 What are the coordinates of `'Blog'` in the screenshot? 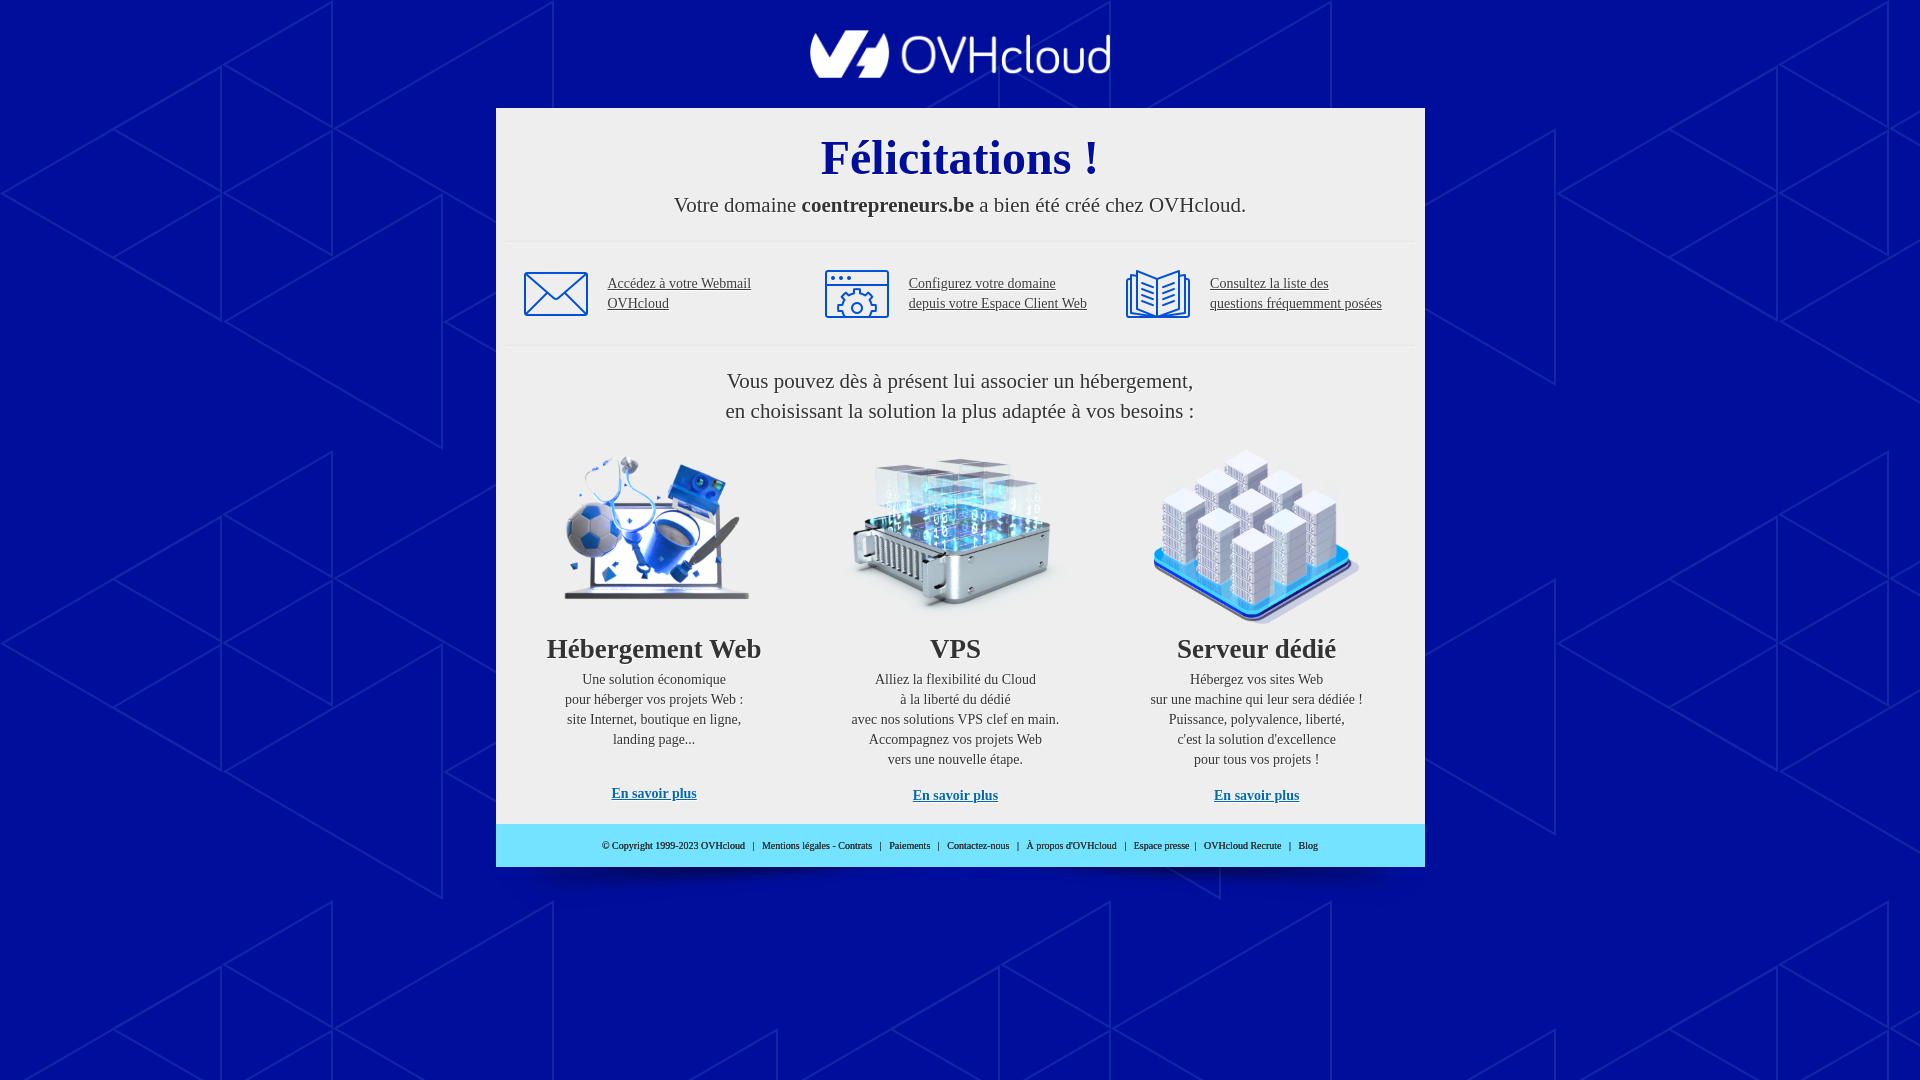 It's located at (1308, 845).